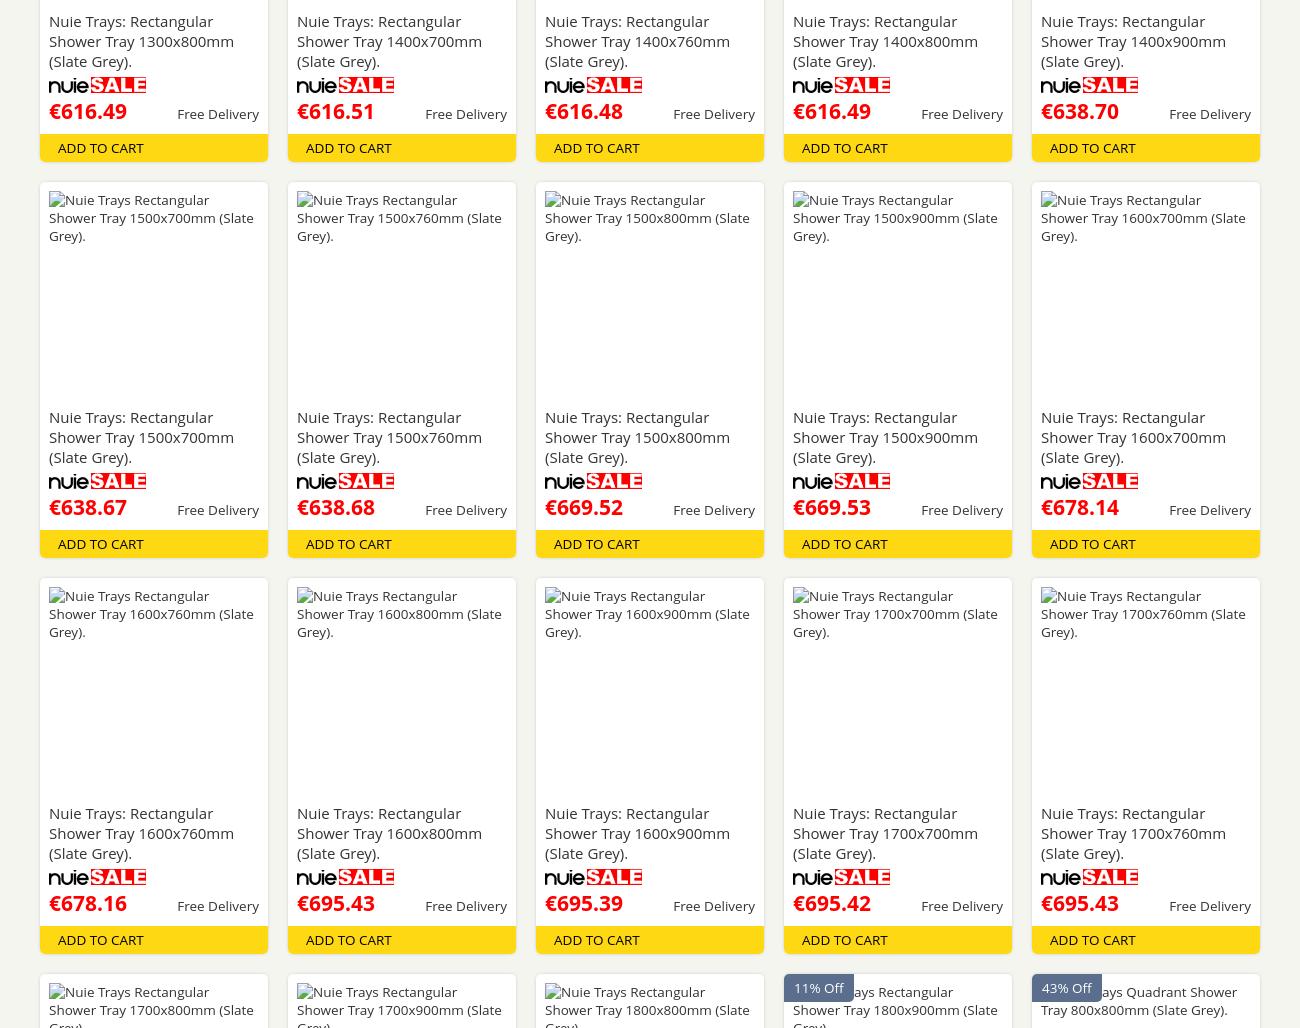  Describe the element at coordinates (884, 437) in the screenshot. I see `'Nuie Trays: Rectangular Shower Tray 1500x900mm (Slate Grey).'` at that location.